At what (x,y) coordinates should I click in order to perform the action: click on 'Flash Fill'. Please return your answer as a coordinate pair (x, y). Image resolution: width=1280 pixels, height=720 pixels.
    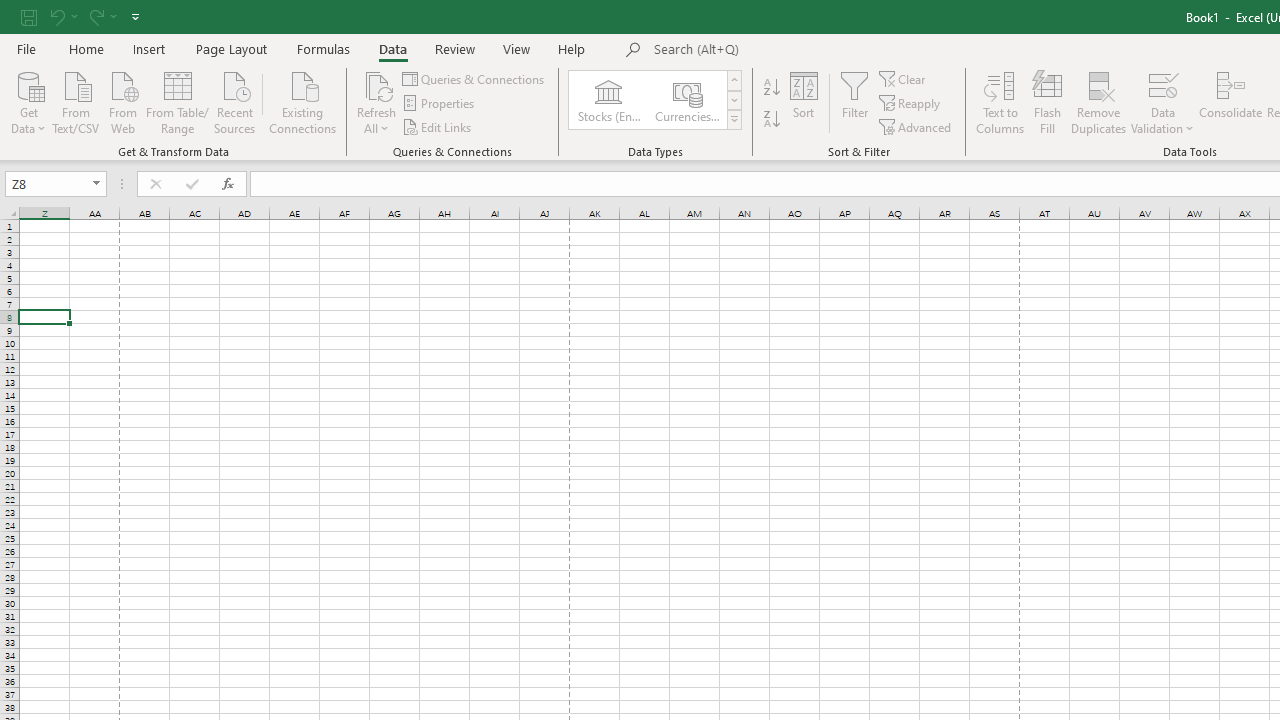
    Looking at the image, I should click on (1046, 103).